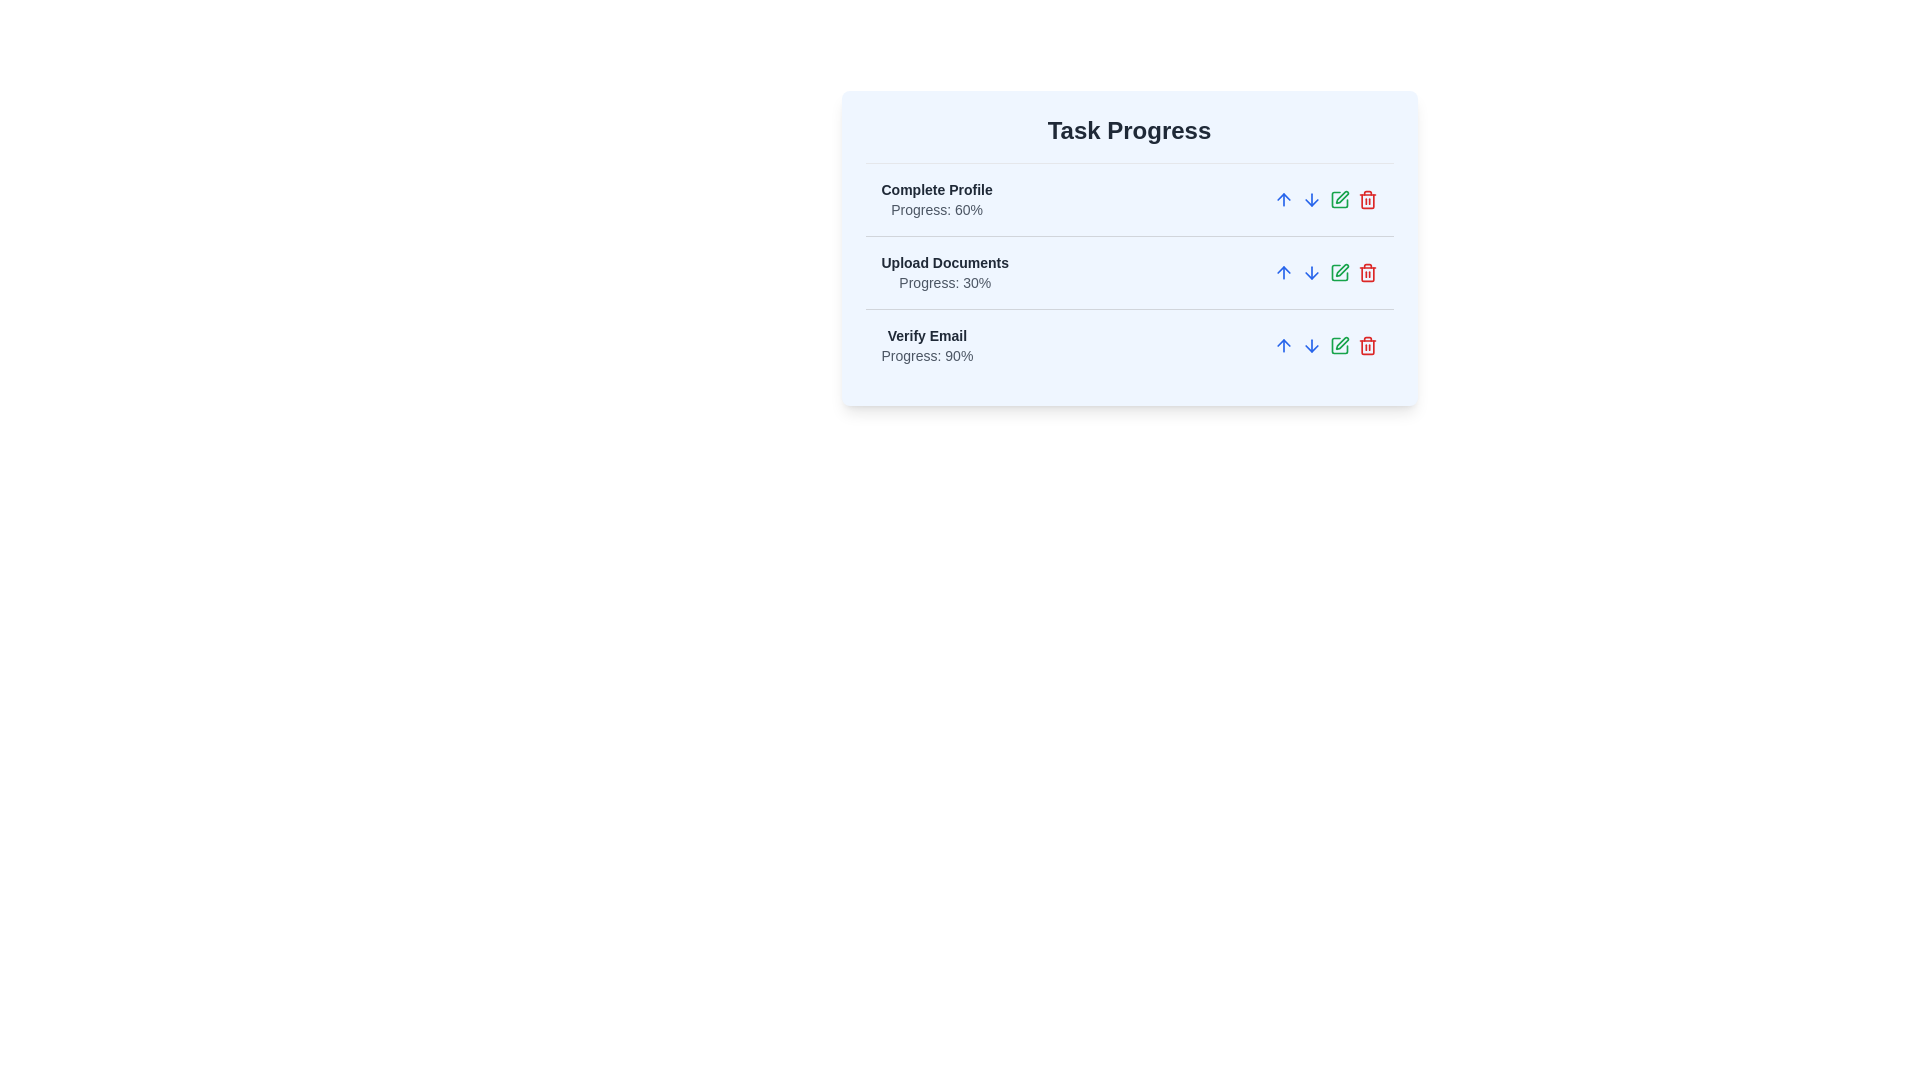  I want to click on the red trash icon button, which signifies a delete action and is positioned at the end of the second row of action icons, so click(1366, 273).